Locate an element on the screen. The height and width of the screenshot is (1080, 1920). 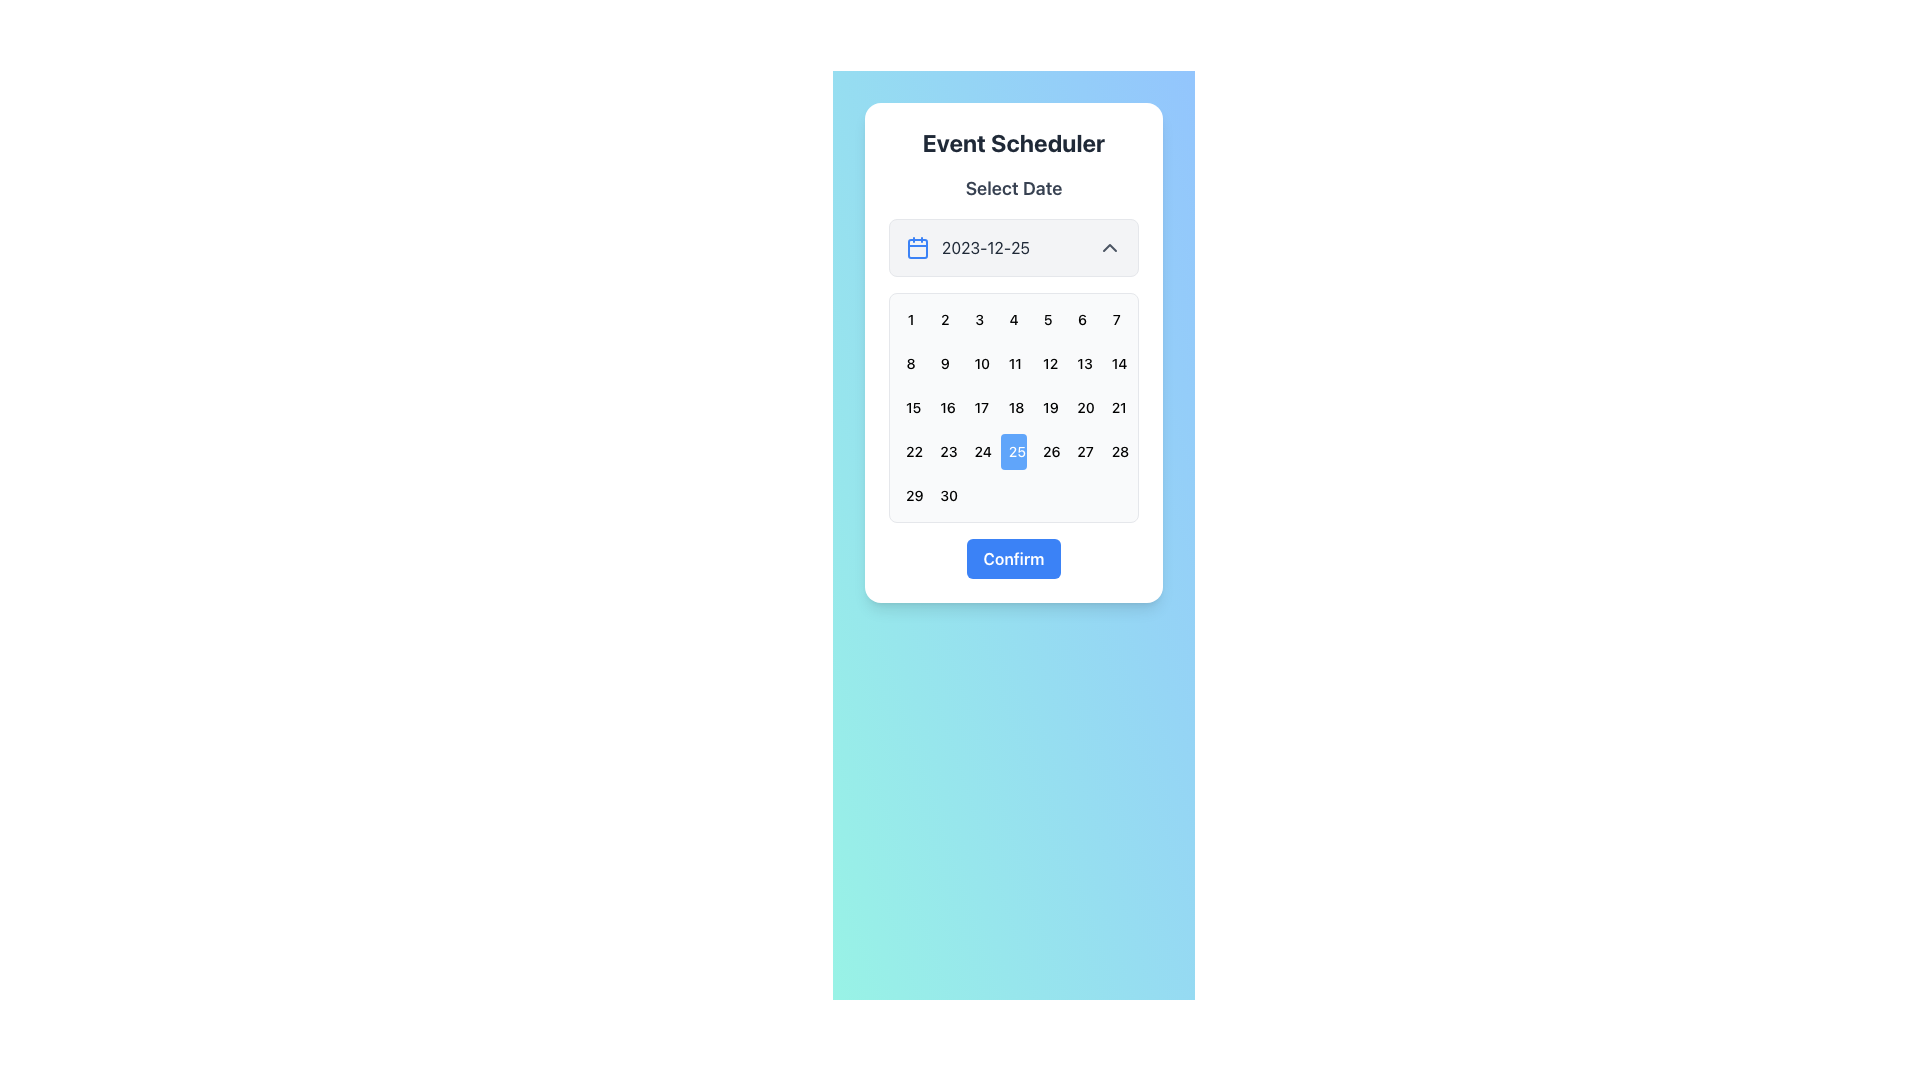
the button displaying the number '28' located is located at coordinates (1115, 451).